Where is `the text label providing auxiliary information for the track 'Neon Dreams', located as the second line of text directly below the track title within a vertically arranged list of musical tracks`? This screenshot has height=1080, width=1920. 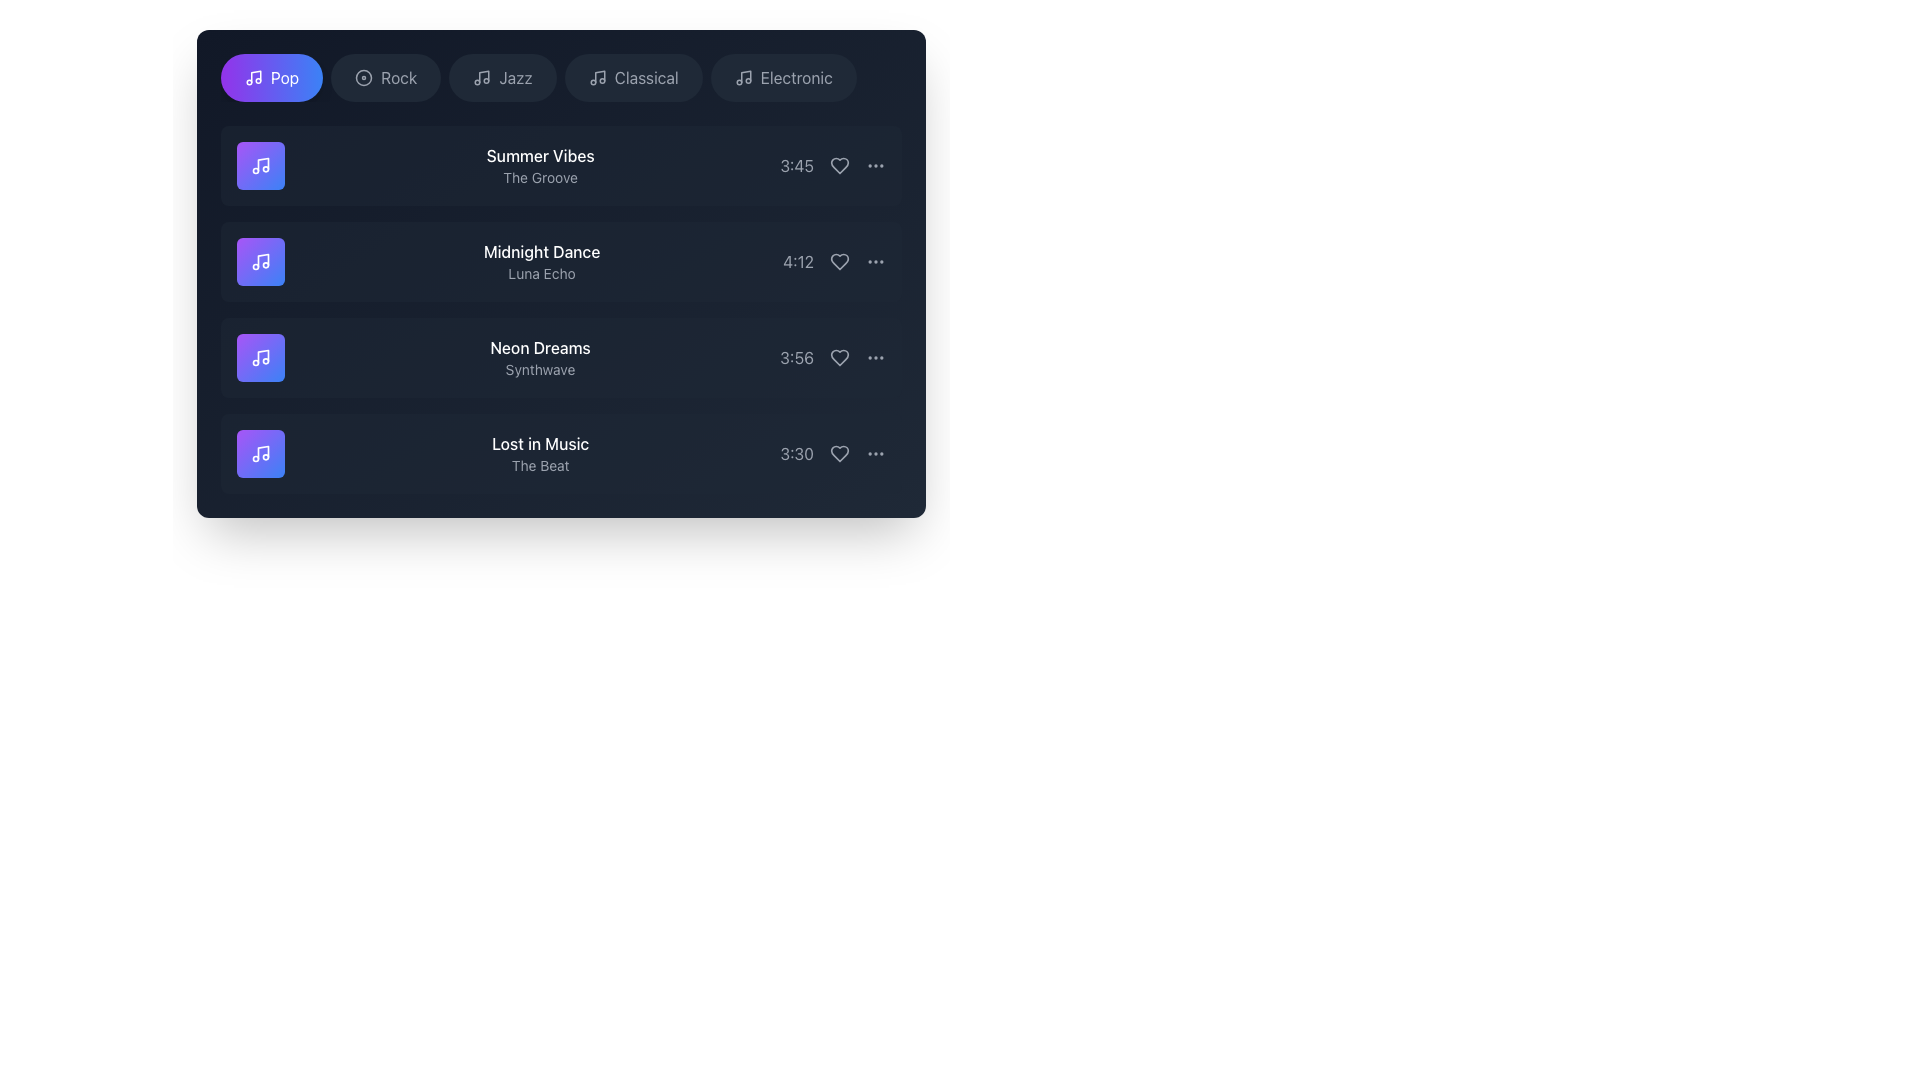
the text label providing auxiliary information for the track 'Neon Dreams', located as the second line of text directly below the track title within a vertically arranged list of musical tracks is located at coordinates (540, 370).